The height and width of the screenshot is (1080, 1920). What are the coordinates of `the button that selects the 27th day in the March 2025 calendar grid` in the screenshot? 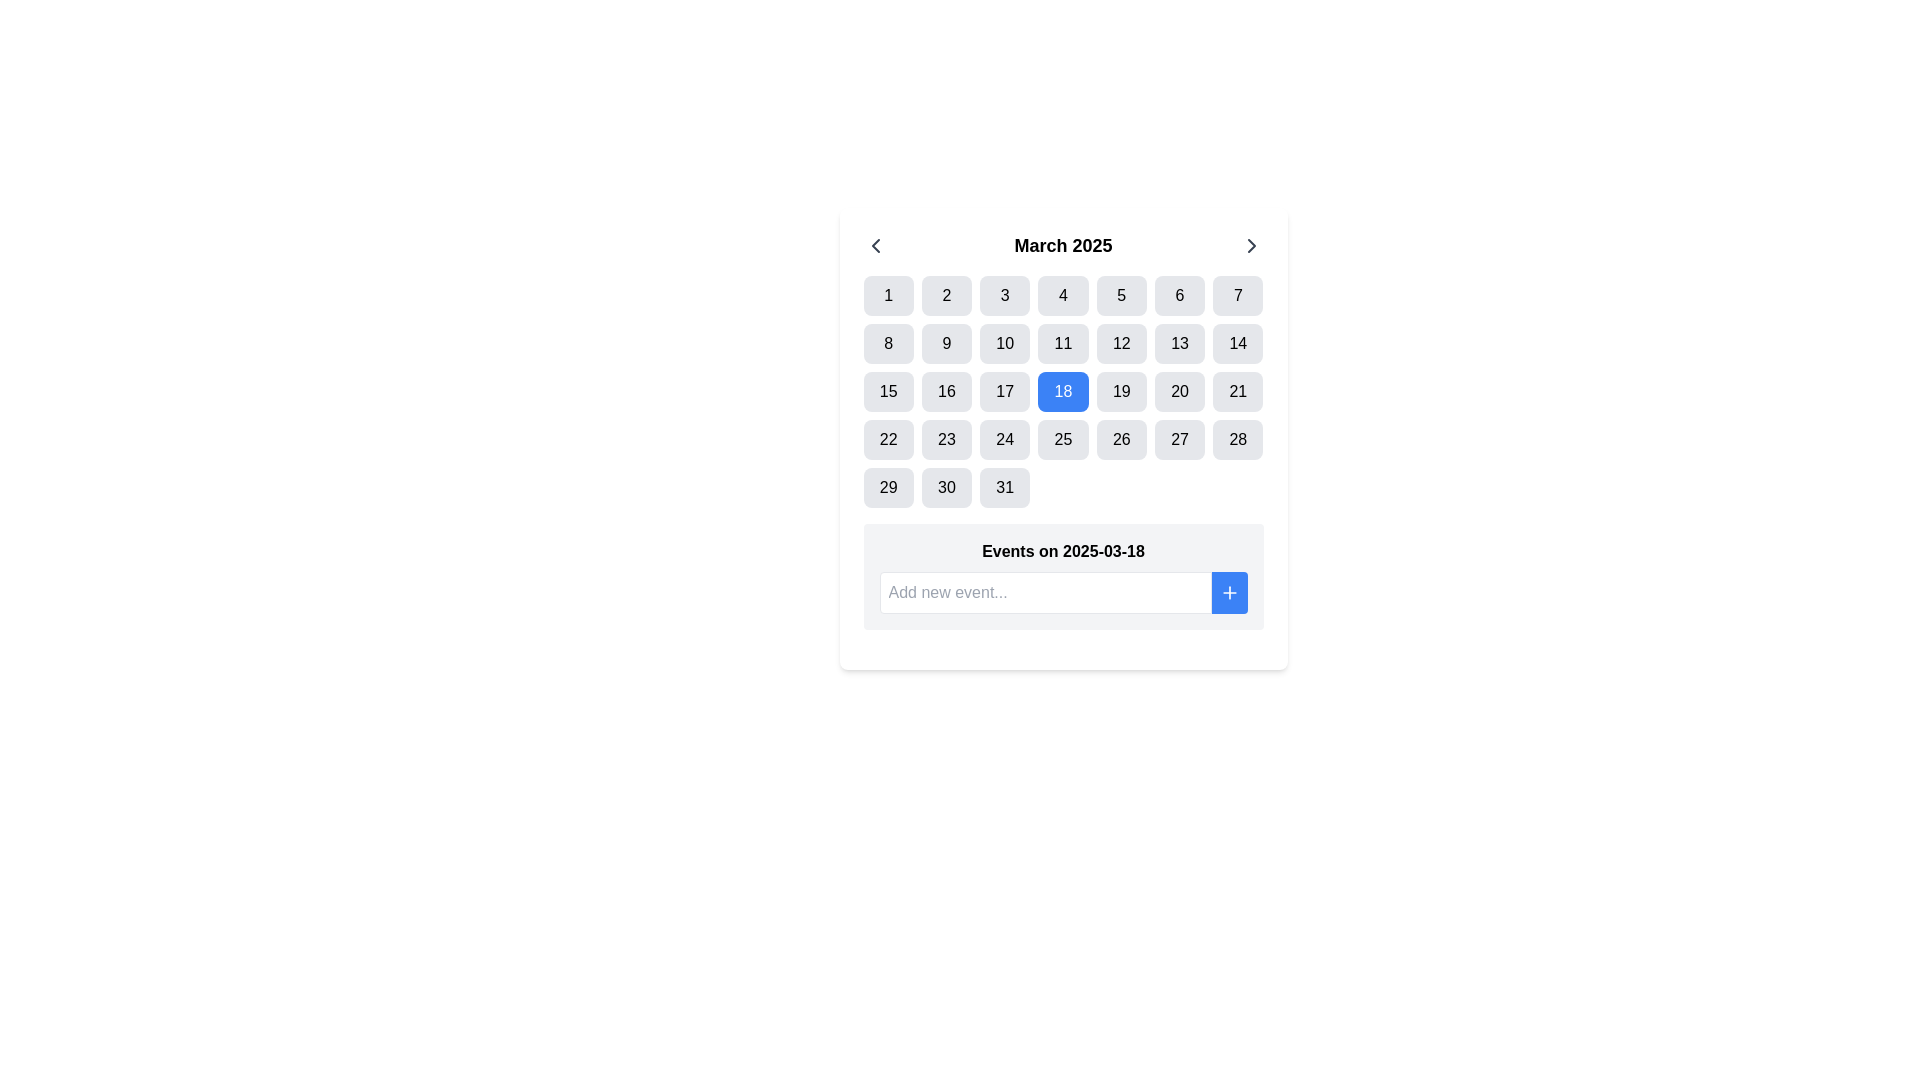 It's located at (1180, 438).